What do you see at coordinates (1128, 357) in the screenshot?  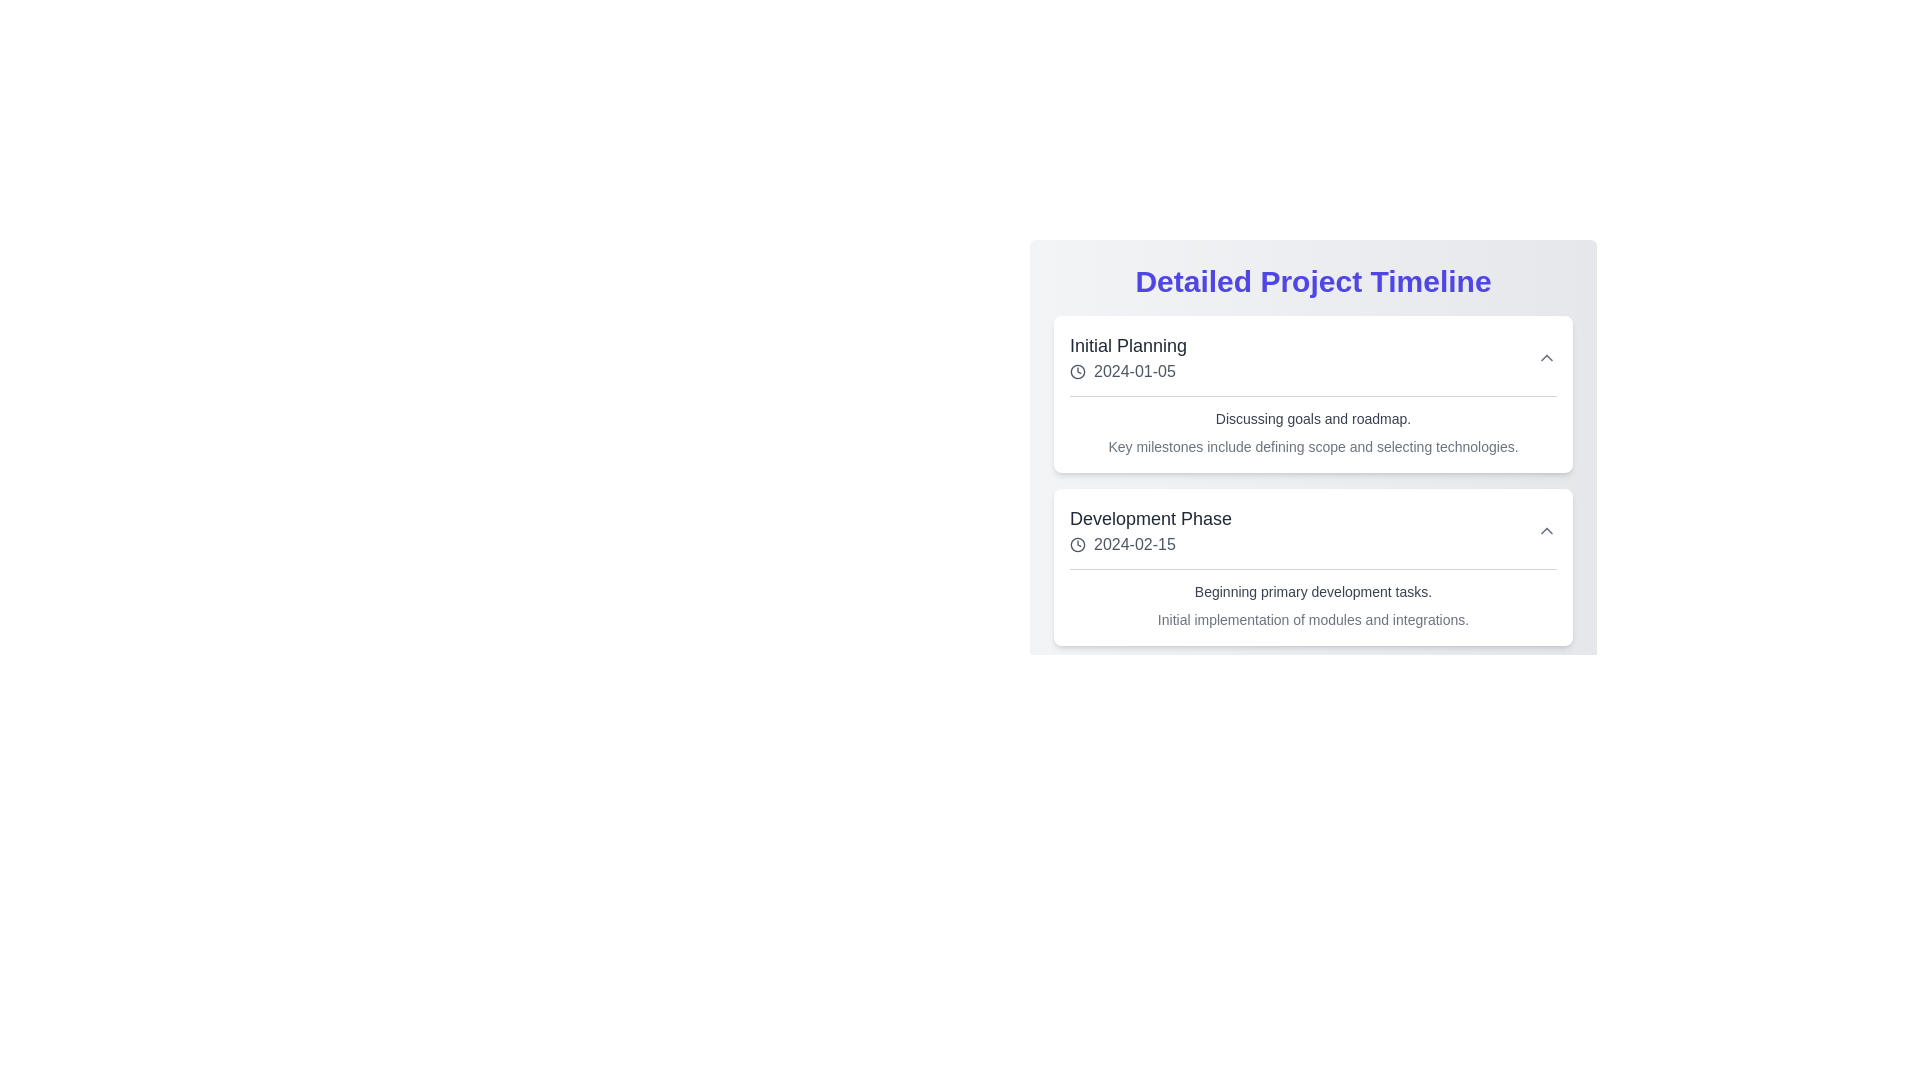 I see `the 'Initial Planning' textual block at the top-left corner of the project phases list` at bounding box center [1128, 357].